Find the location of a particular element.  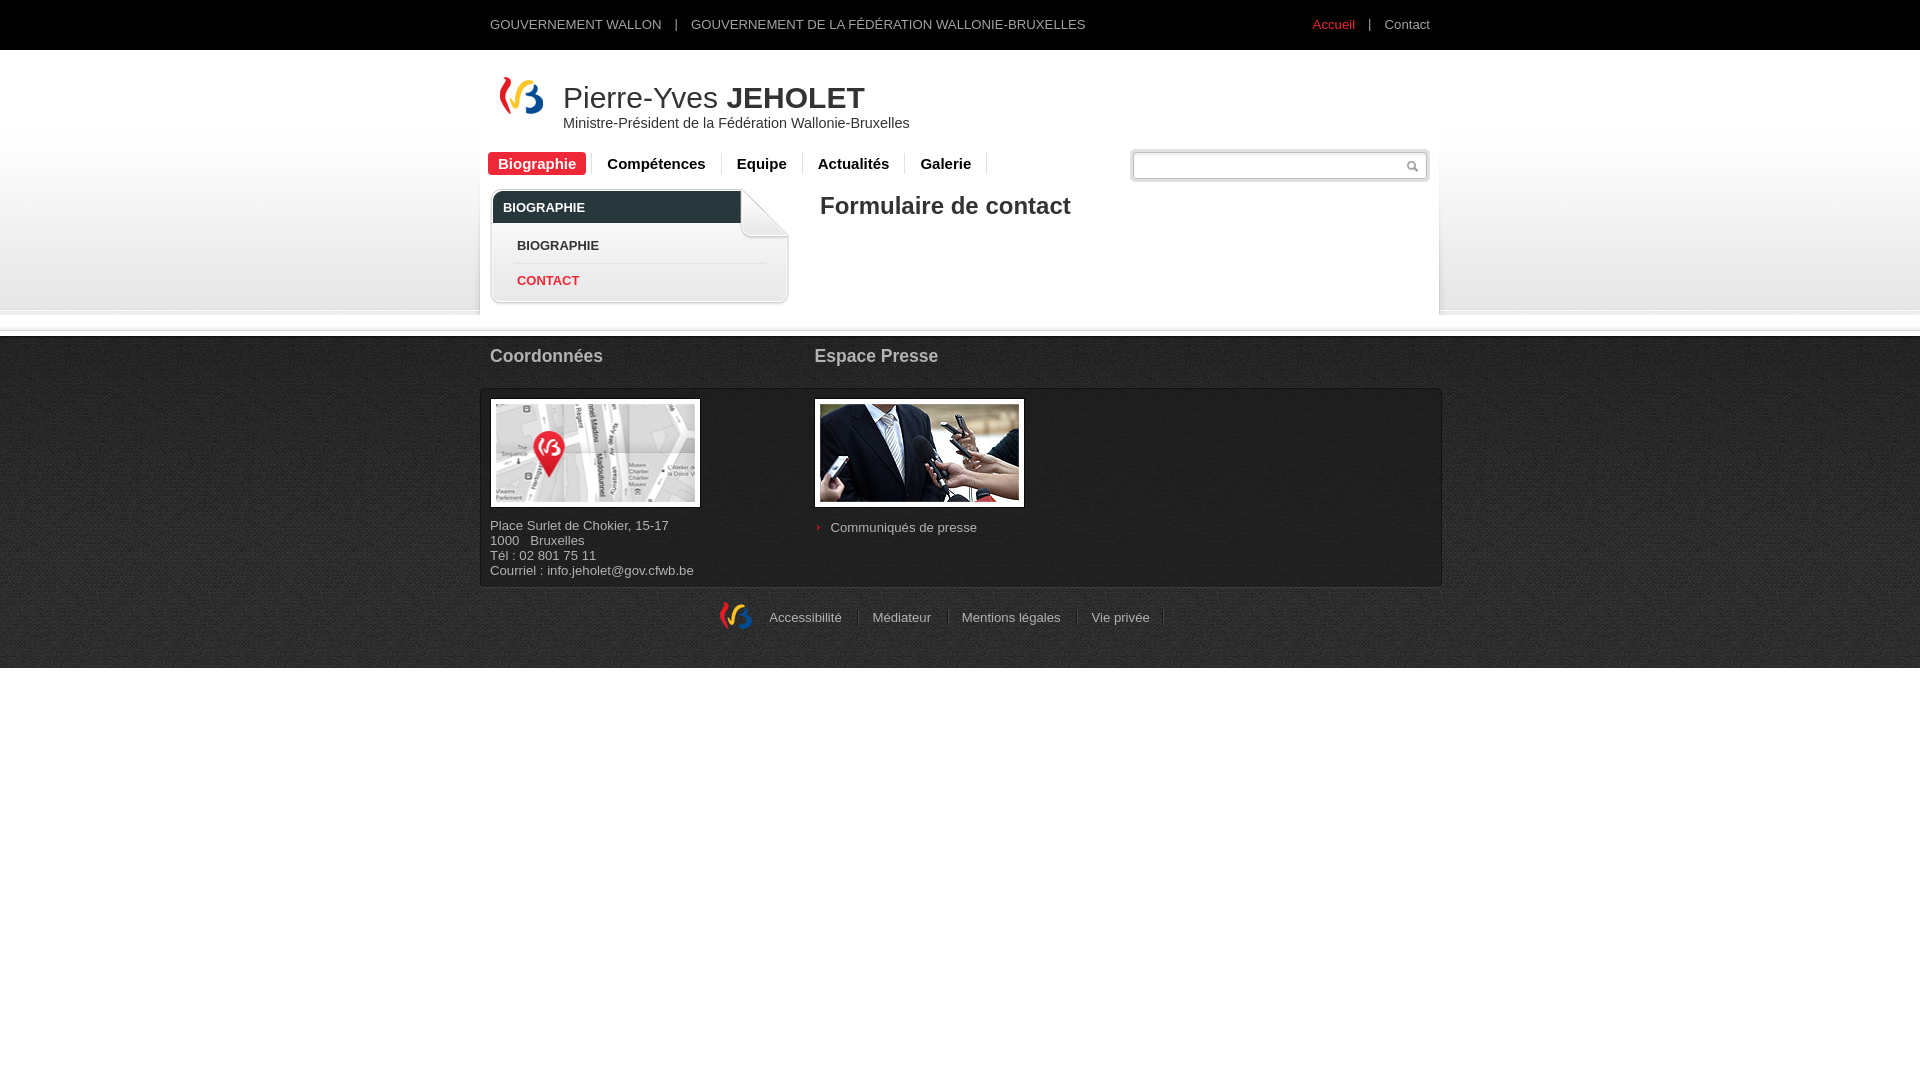

'CONTACT' is located at coordinates (547, 279).